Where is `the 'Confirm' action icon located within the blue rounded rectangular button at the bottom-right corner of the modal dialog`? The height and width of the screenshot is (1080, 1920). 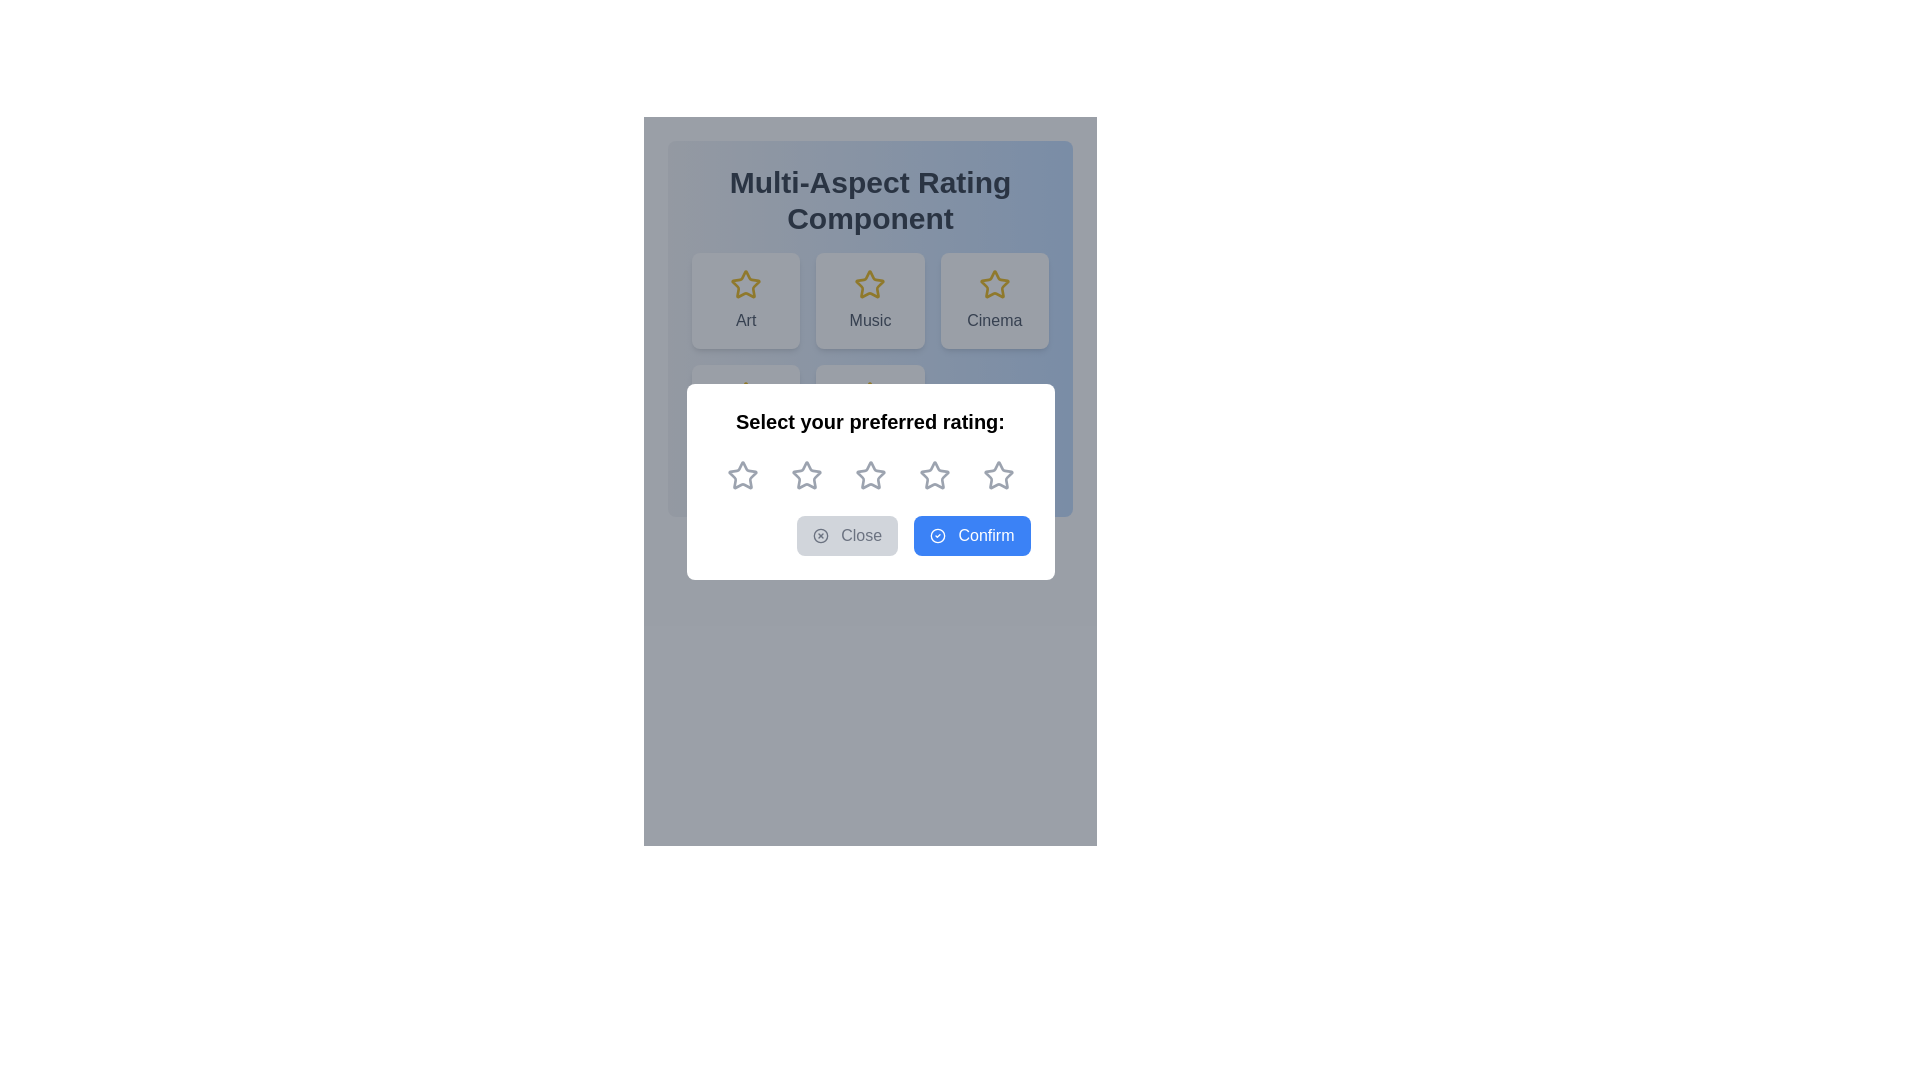 the 'Confirm' action icon located within the blue rounded rectangular button at the bottom-right corner of the modal dialog is located at coordinates (937, 535).